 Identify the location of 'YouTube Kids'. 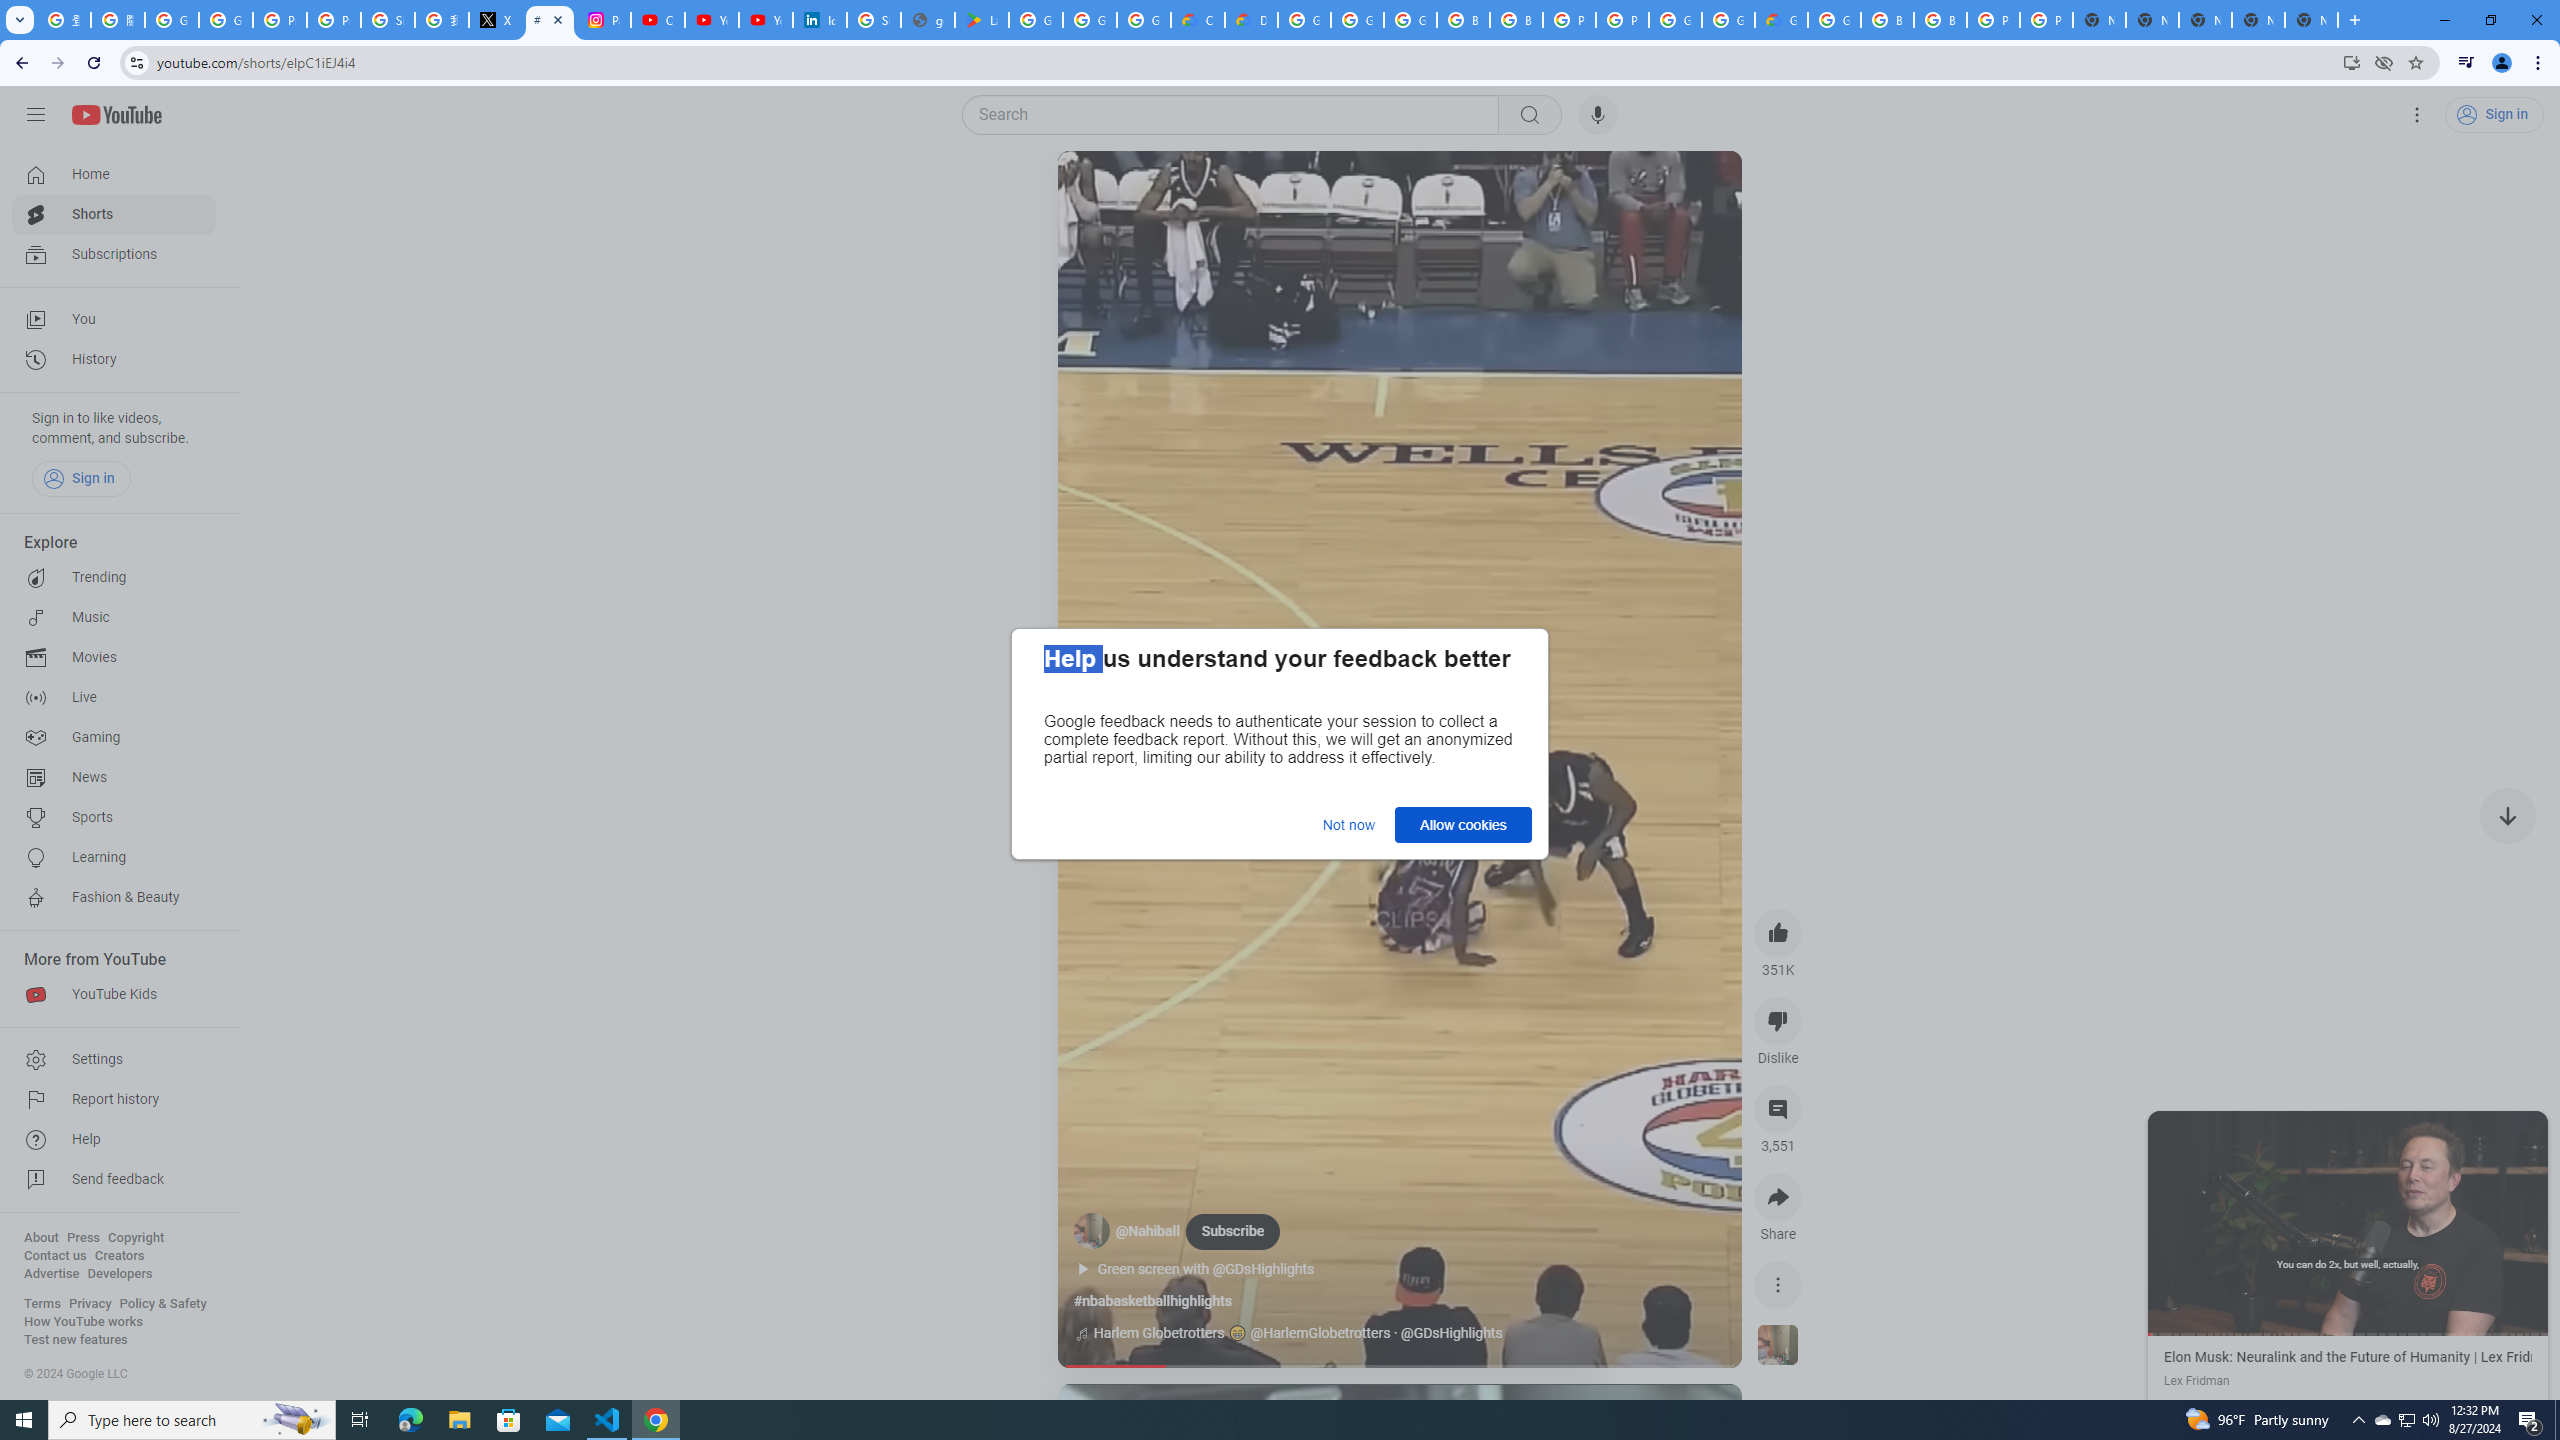
(113, 995).